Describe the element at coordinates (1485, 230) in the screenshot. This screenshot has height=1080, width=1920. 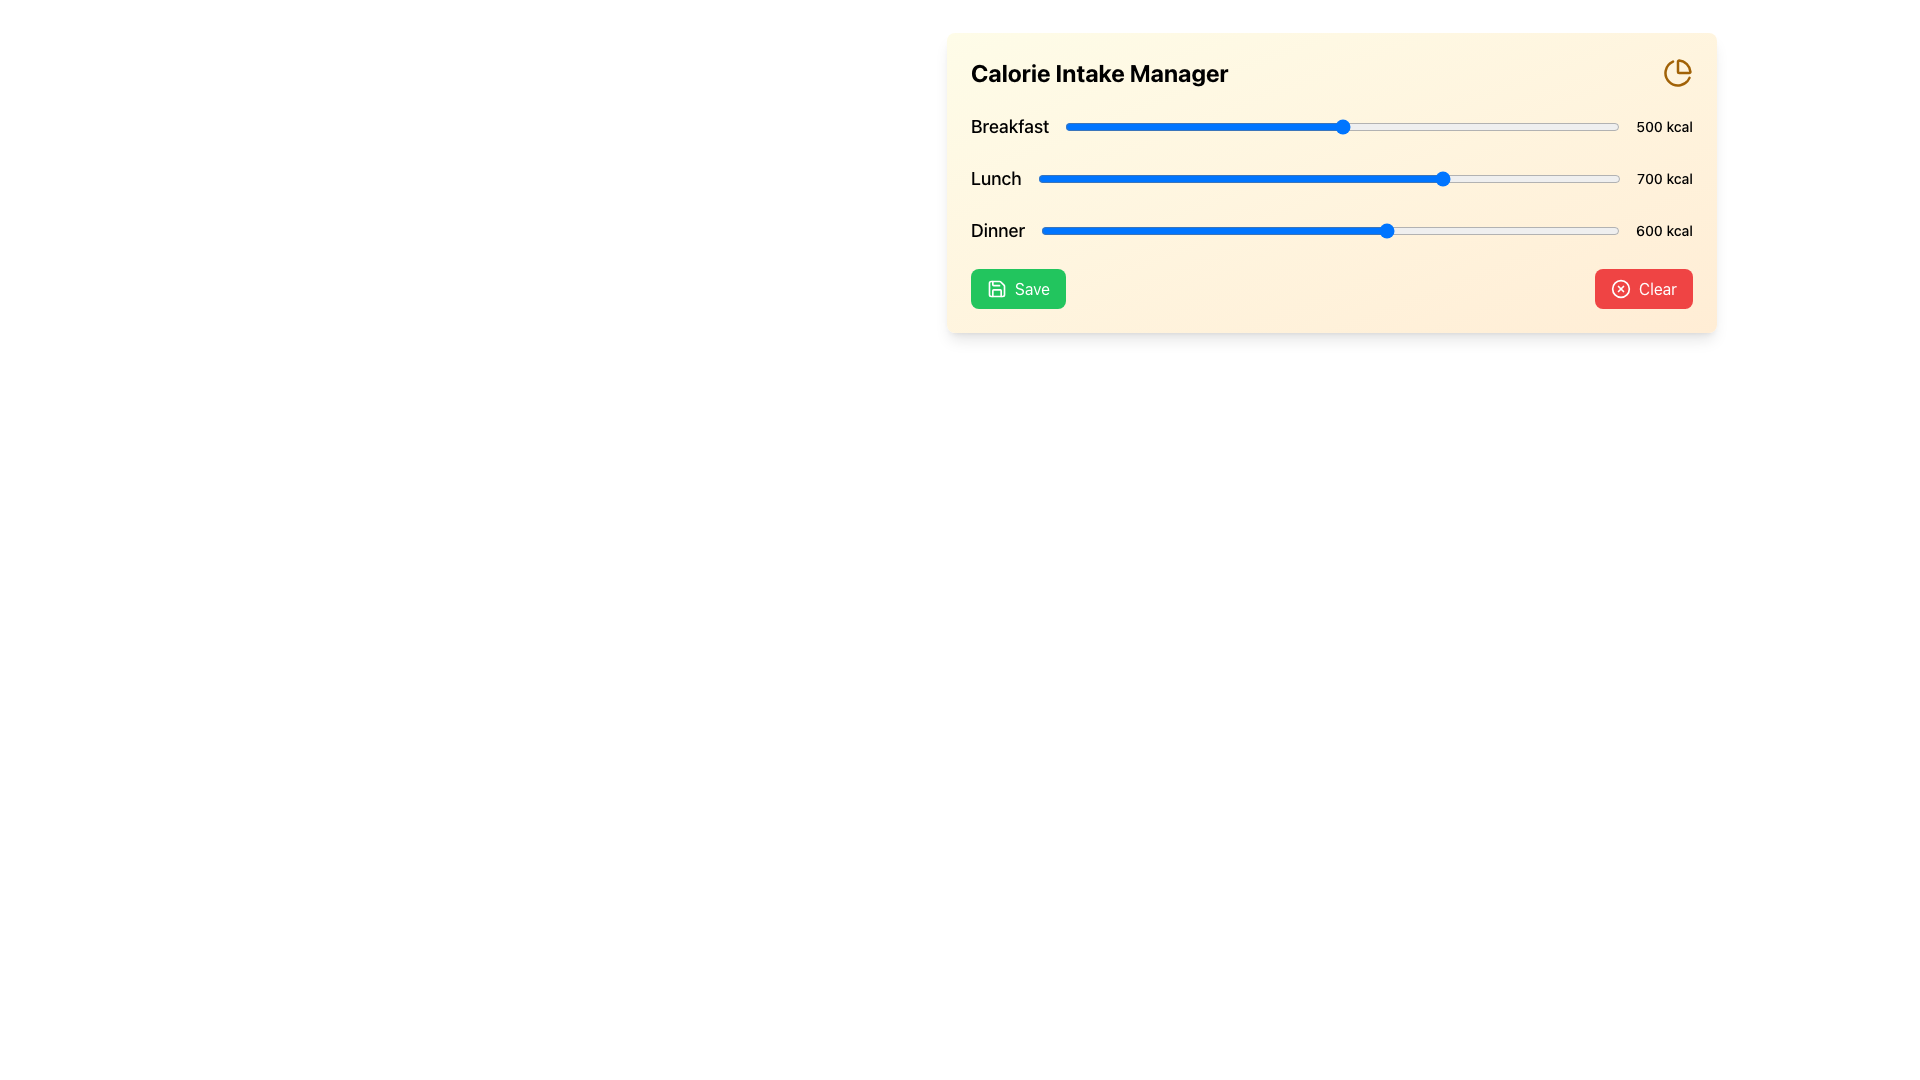
I see `Dinner kcal` at that location.